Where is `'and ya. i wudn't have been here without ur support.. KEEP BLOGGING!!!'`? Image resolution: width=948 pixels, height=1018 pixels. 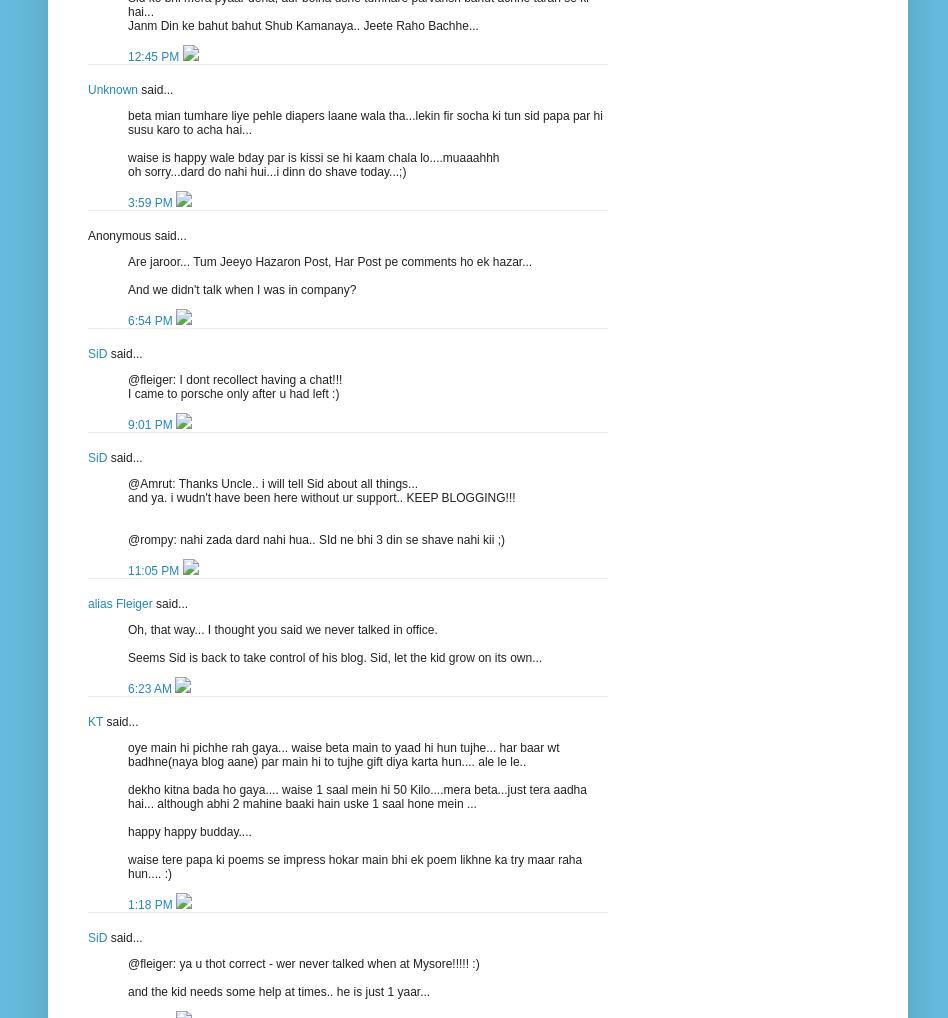
'and ya. i wudn't have been here without ur support.. KEEP BLOGGING!!!' is located at coordinates (321, 496).